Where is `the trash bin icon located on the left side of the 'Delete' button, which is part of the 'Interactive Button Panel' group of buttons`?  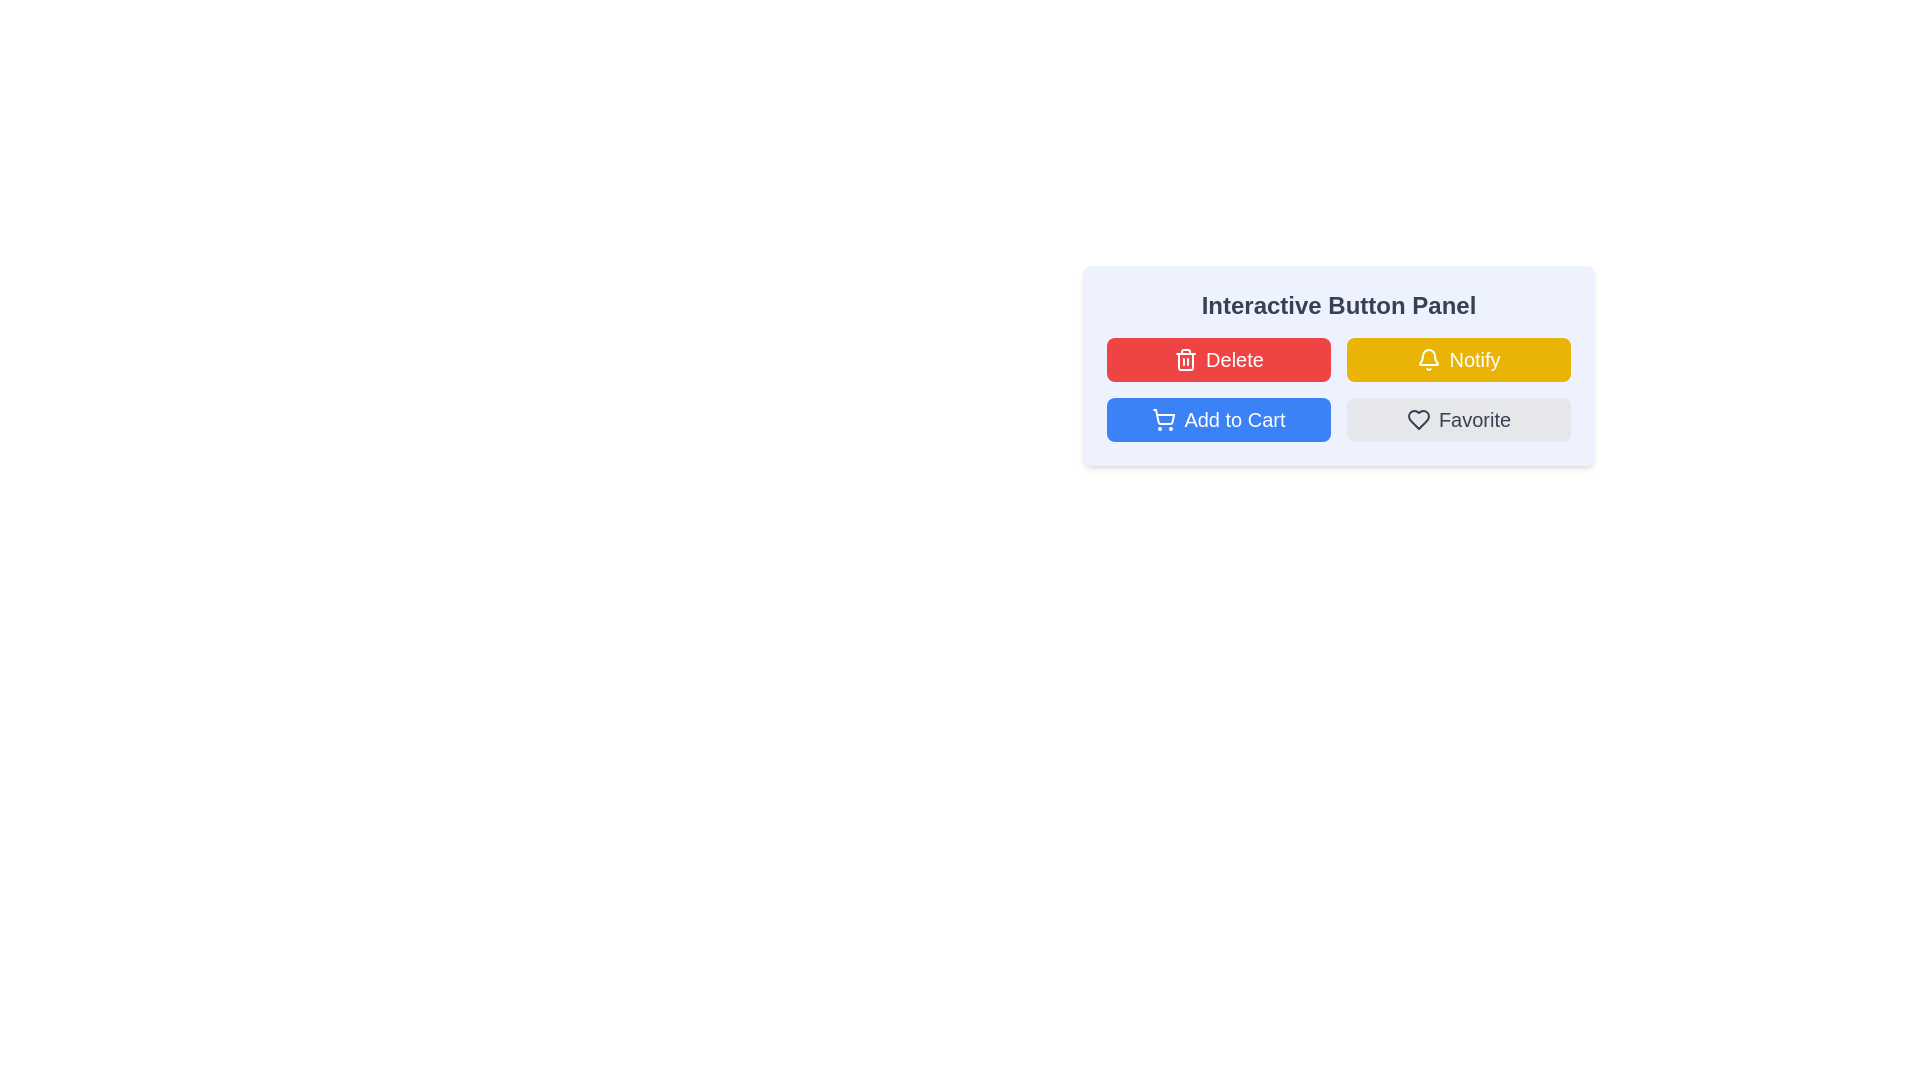
the trash bin icon located on the left side of the 'Delete' button, which is part of the 'Interactive Button Panel' group of buttons is located at coordinates (1186, 358).